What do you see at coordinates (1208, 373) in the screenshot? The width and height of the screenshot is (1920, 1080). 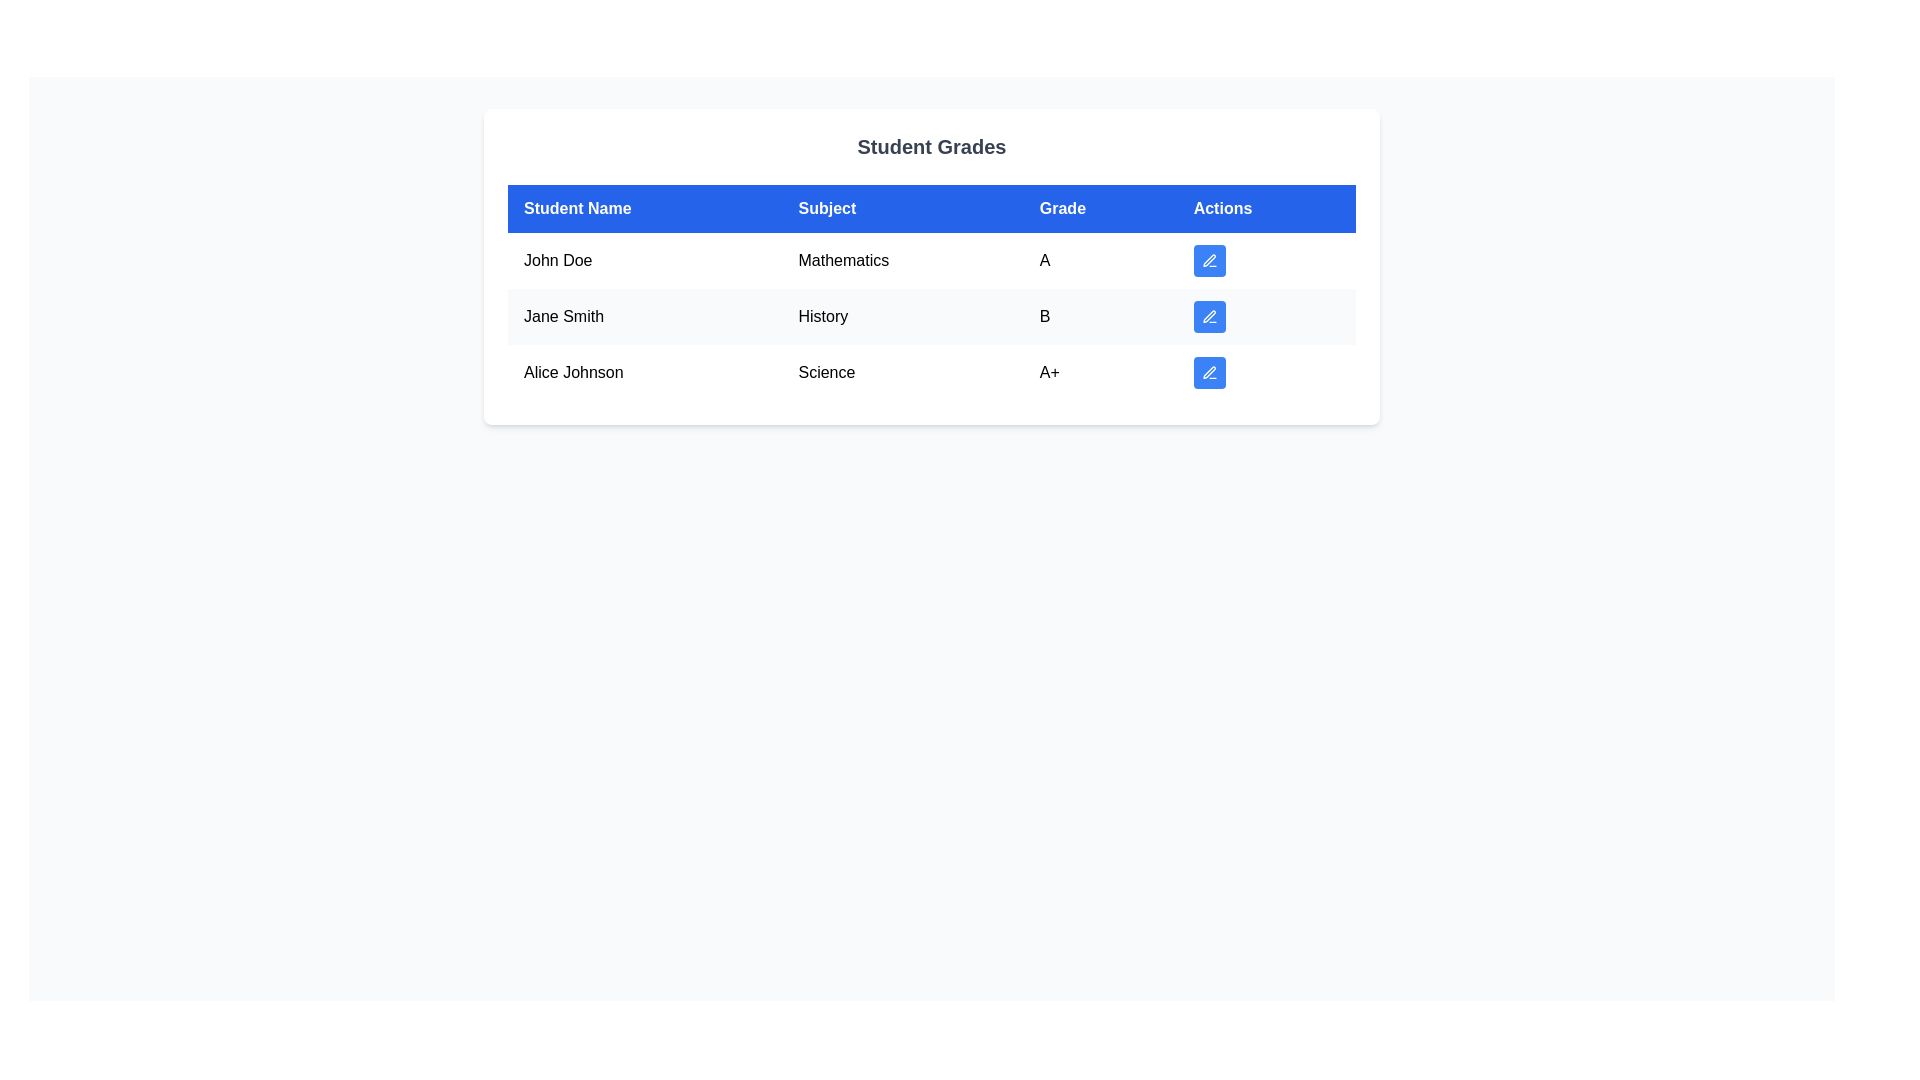 I see `the edit button (pen icon) in the 'Actions' column of the 'Student Grades' table for 'Alice Johnson'` at bounding box center [1208, 373].